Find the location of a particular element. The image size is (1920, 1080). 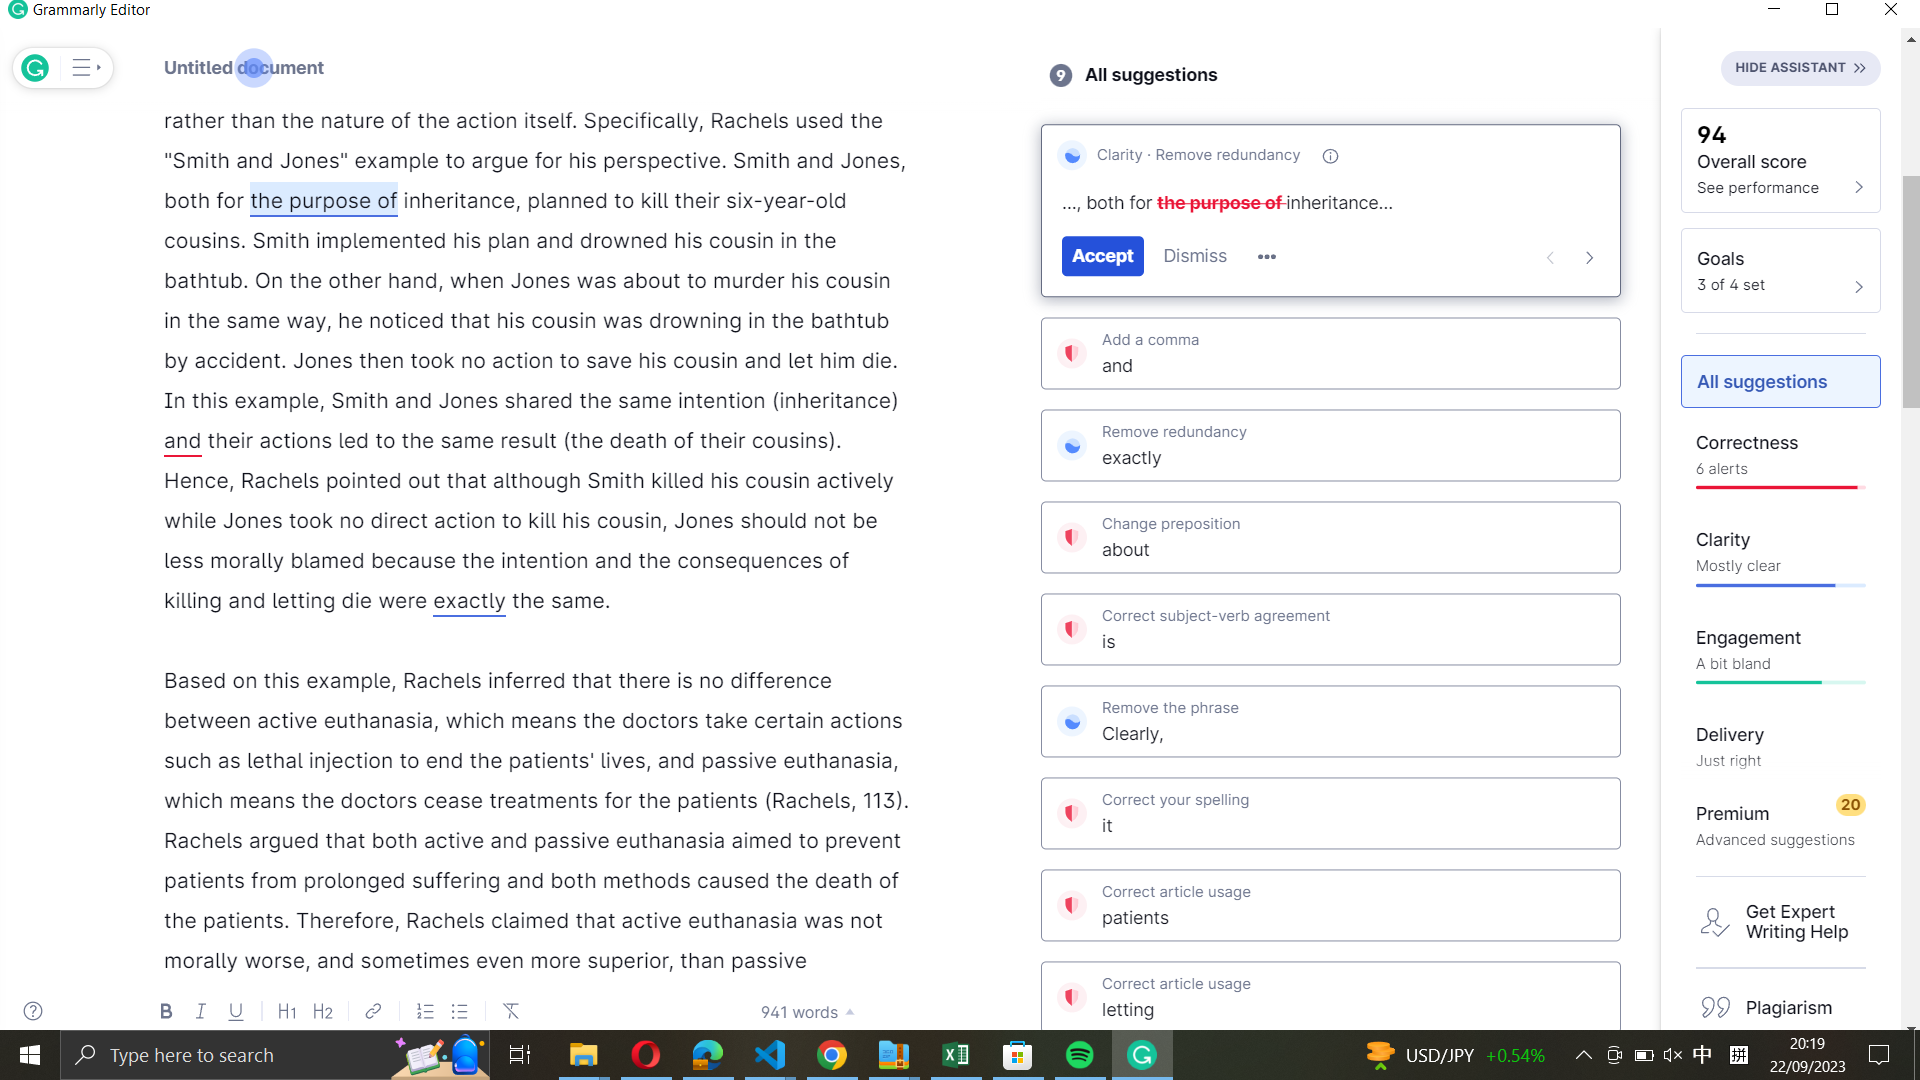

the following suggestion offered by Grammarly is located at coordinates (1589, 255).